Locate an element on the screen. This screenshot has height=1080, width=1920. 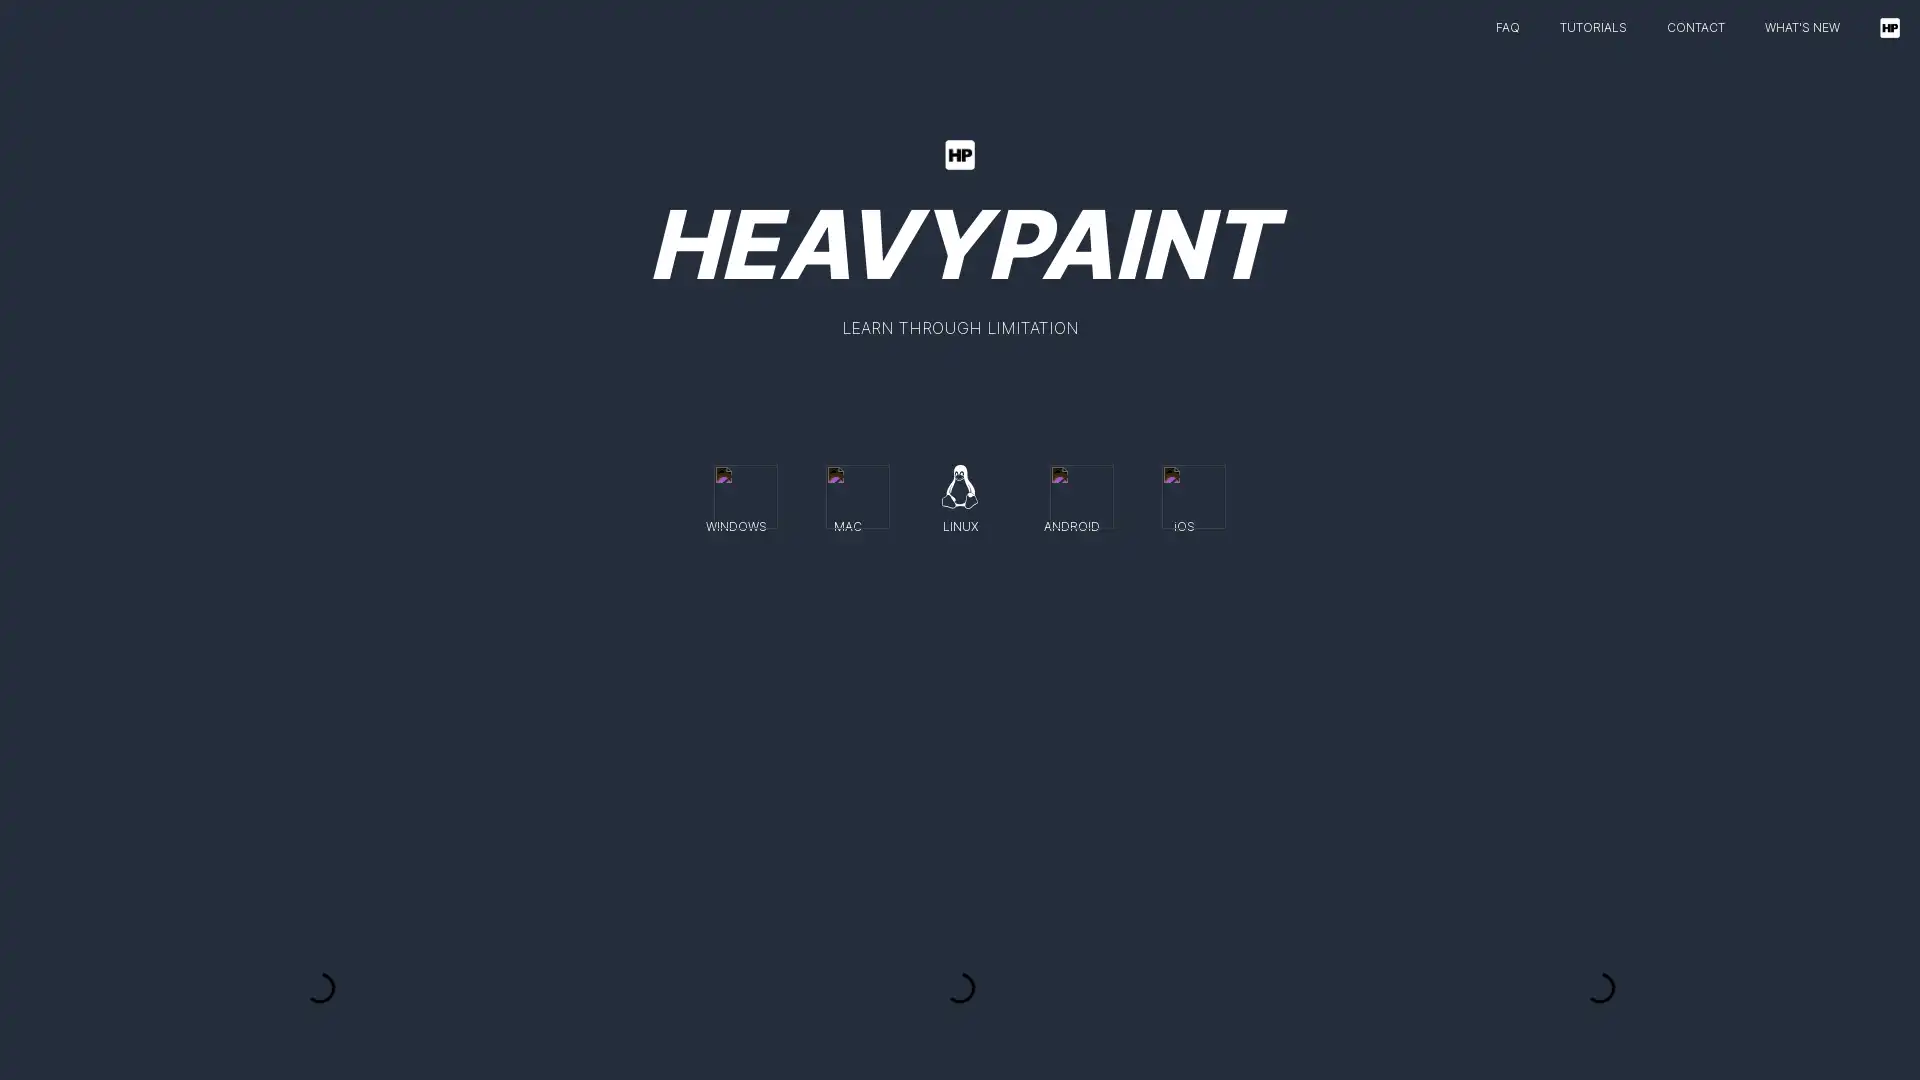
LINUX is located at coordinates (960, 493).